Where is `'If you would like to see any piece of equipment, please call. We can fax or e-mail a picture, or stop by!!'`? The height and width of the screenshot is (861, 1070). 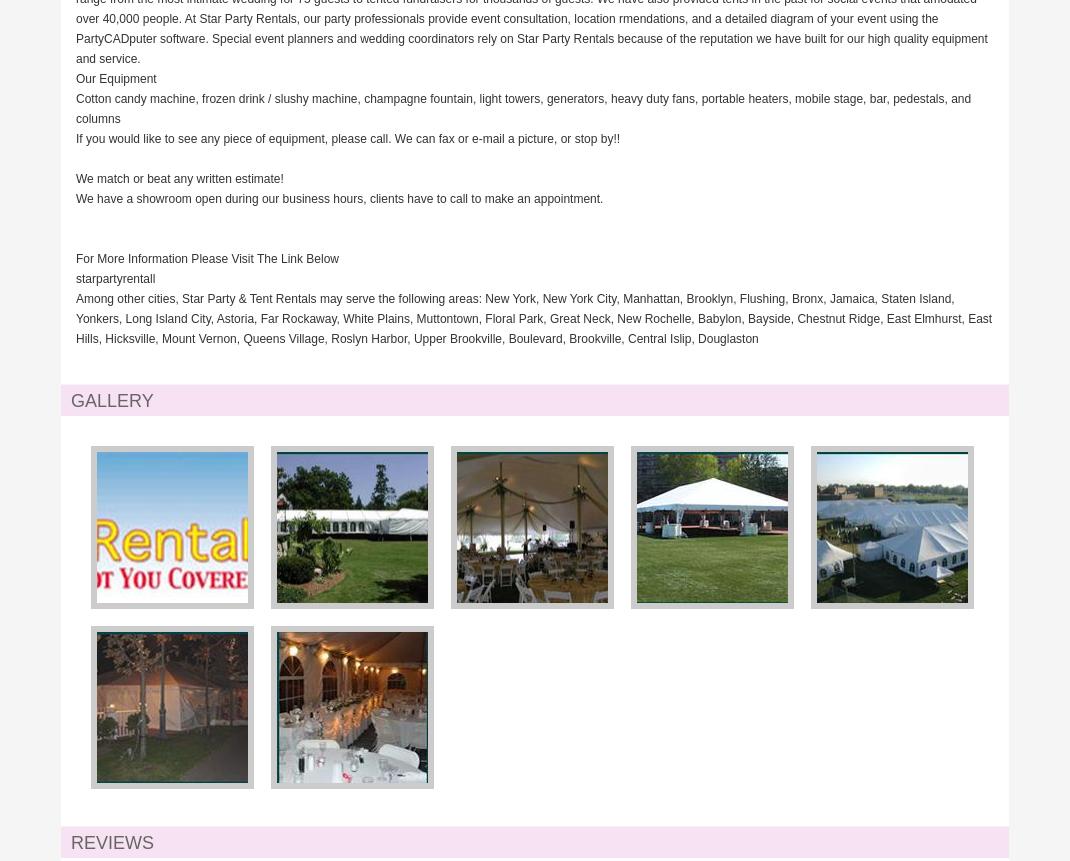 'If you would like to see any piece of equipment, please call. We can fax or e-mail a picture, or stop by!!' is located at coordinates (74, 138).